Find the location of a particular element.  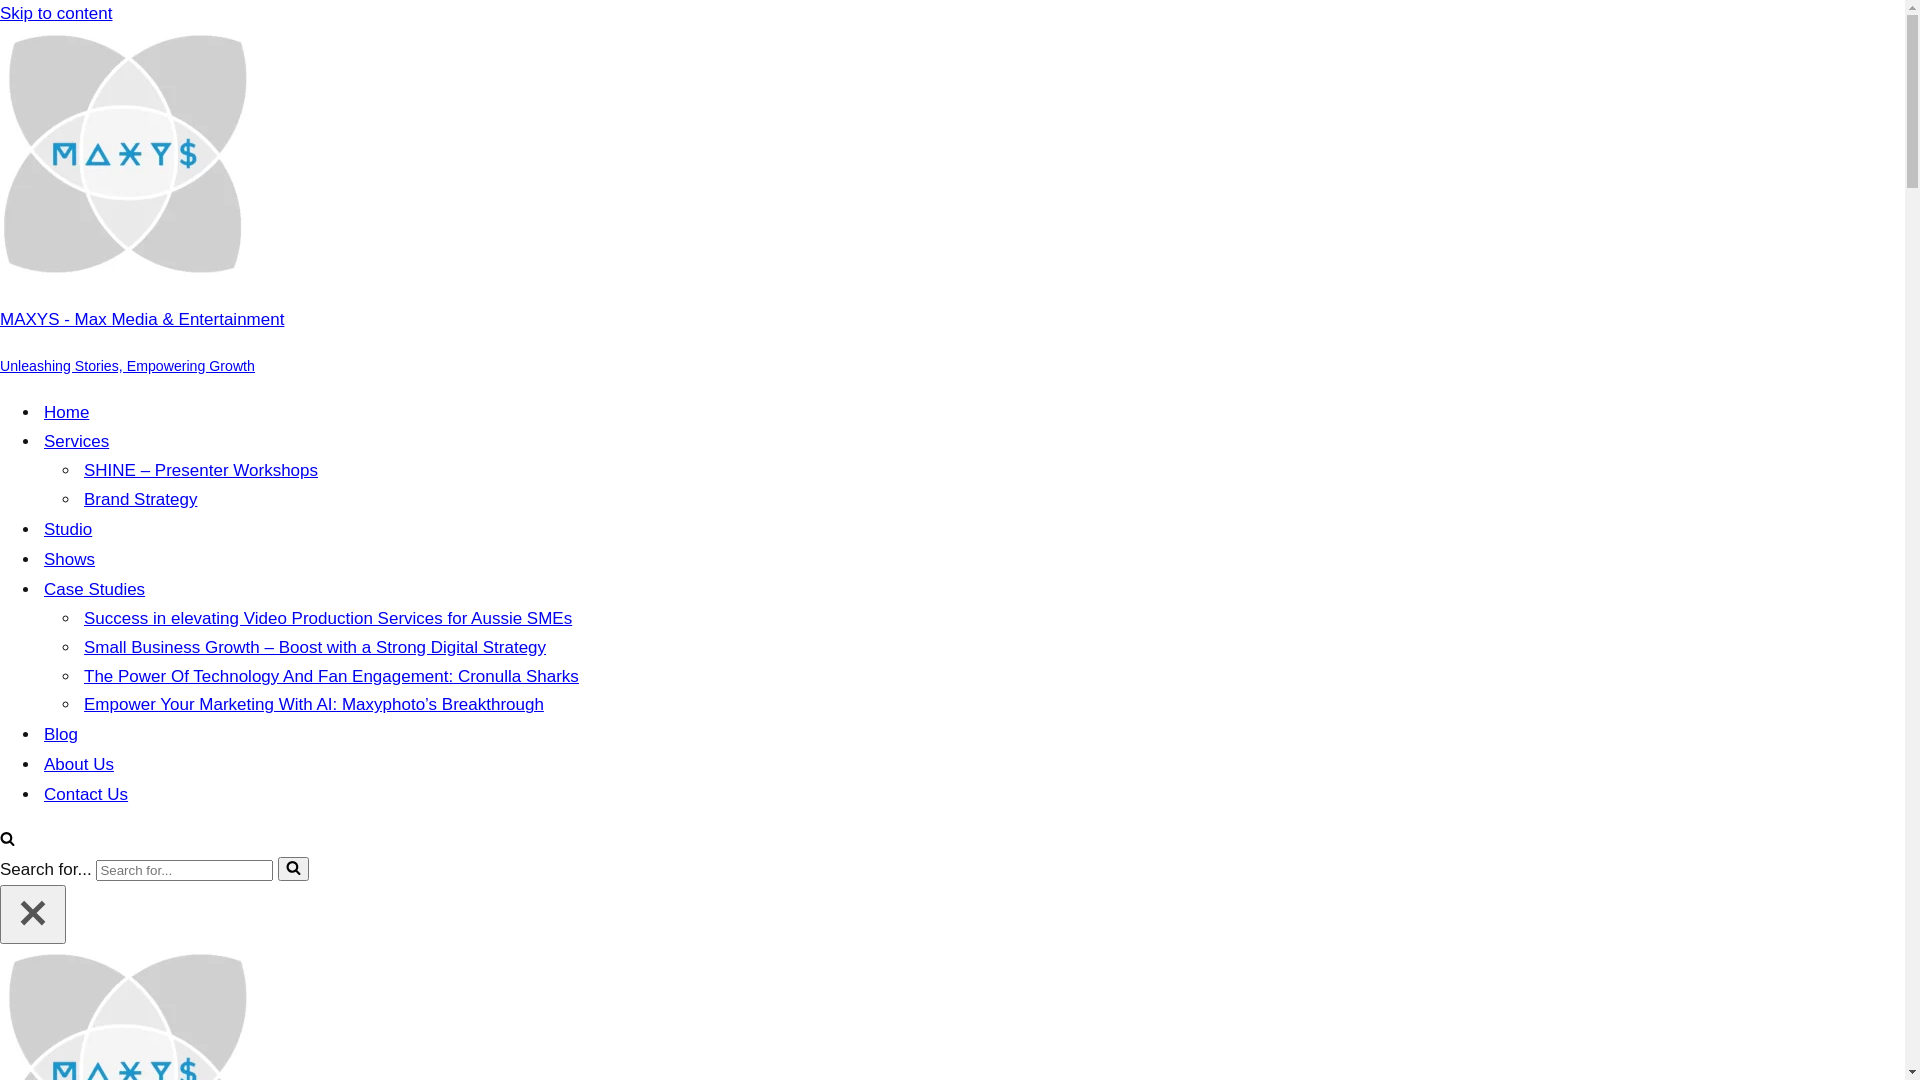

'Services' is located at coordinates (76, 441).